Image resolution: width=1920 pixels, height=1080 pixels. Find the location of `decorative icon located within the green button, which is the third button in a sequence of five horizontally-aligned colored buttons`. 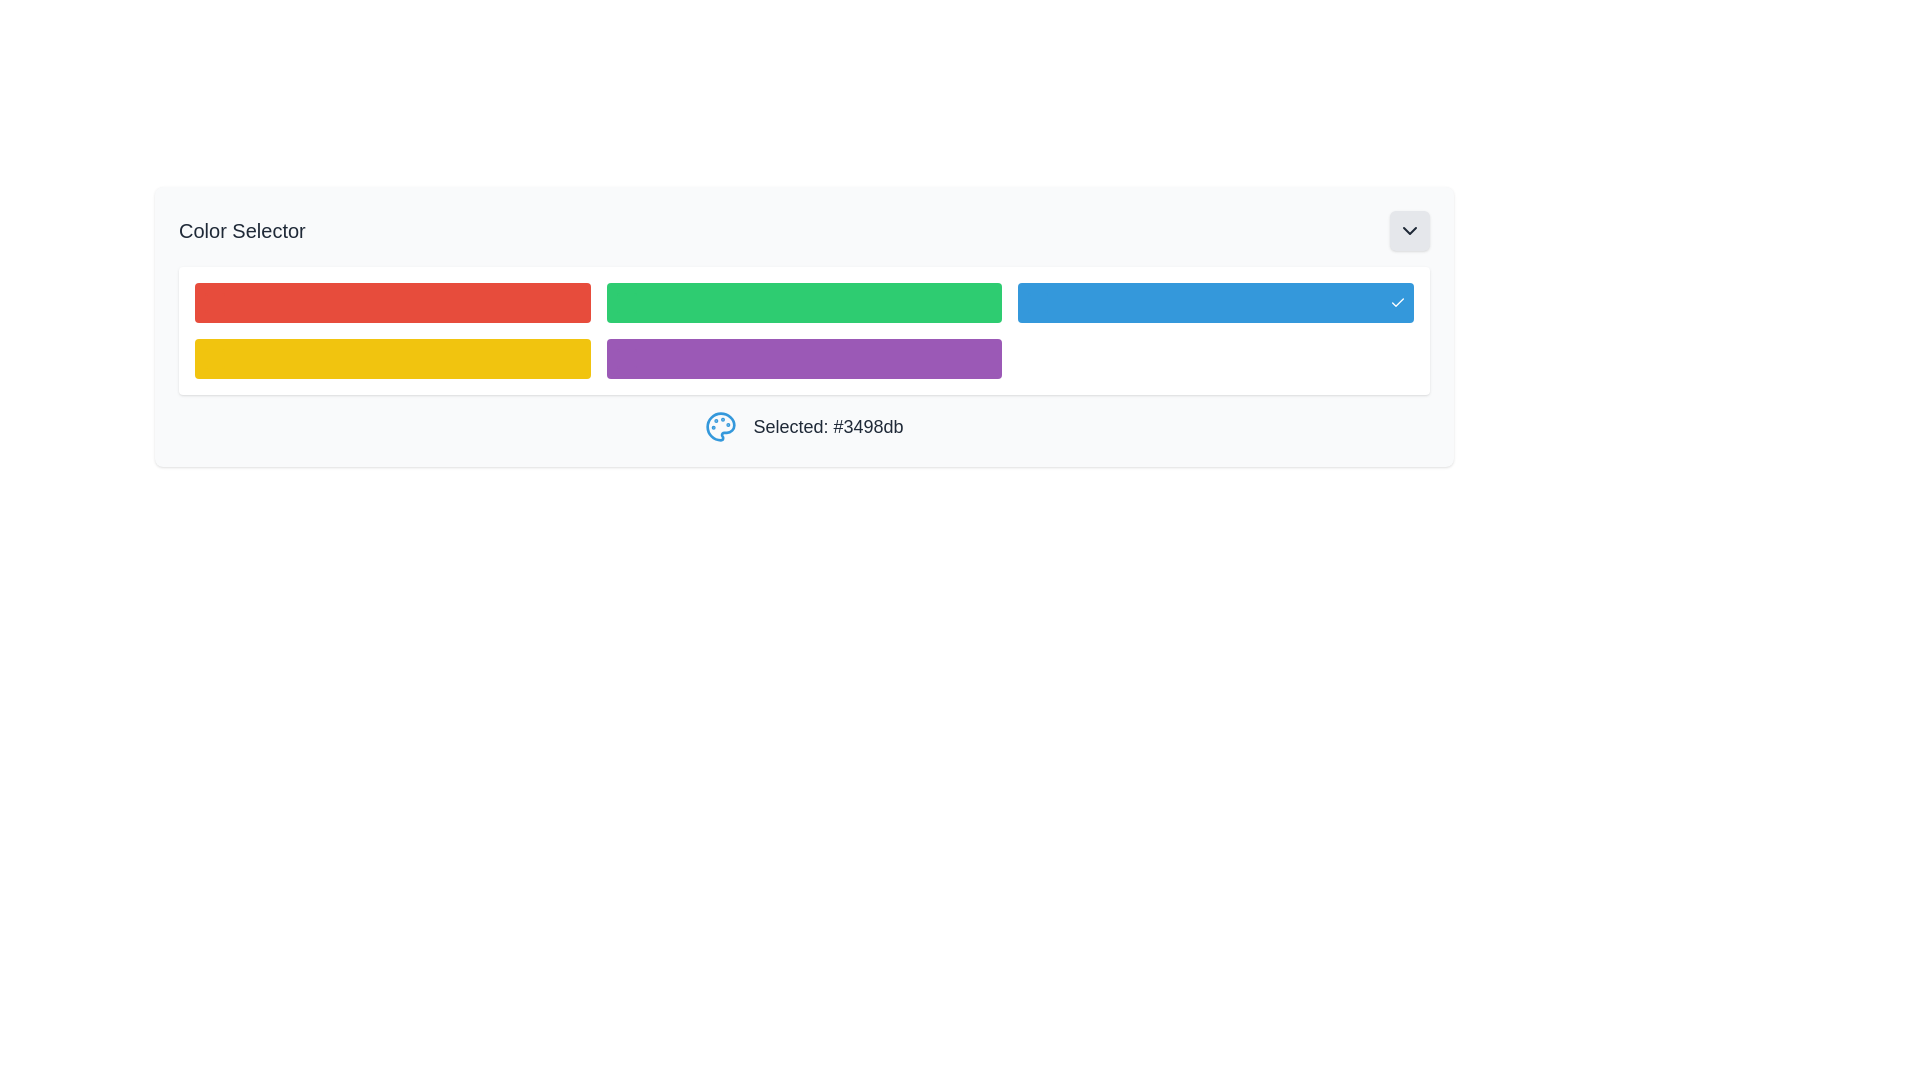

decorative icon located within the green button, which is the third button in a sequence of five horizontally-aligned colored buttons is located at coordinates (625, 303).